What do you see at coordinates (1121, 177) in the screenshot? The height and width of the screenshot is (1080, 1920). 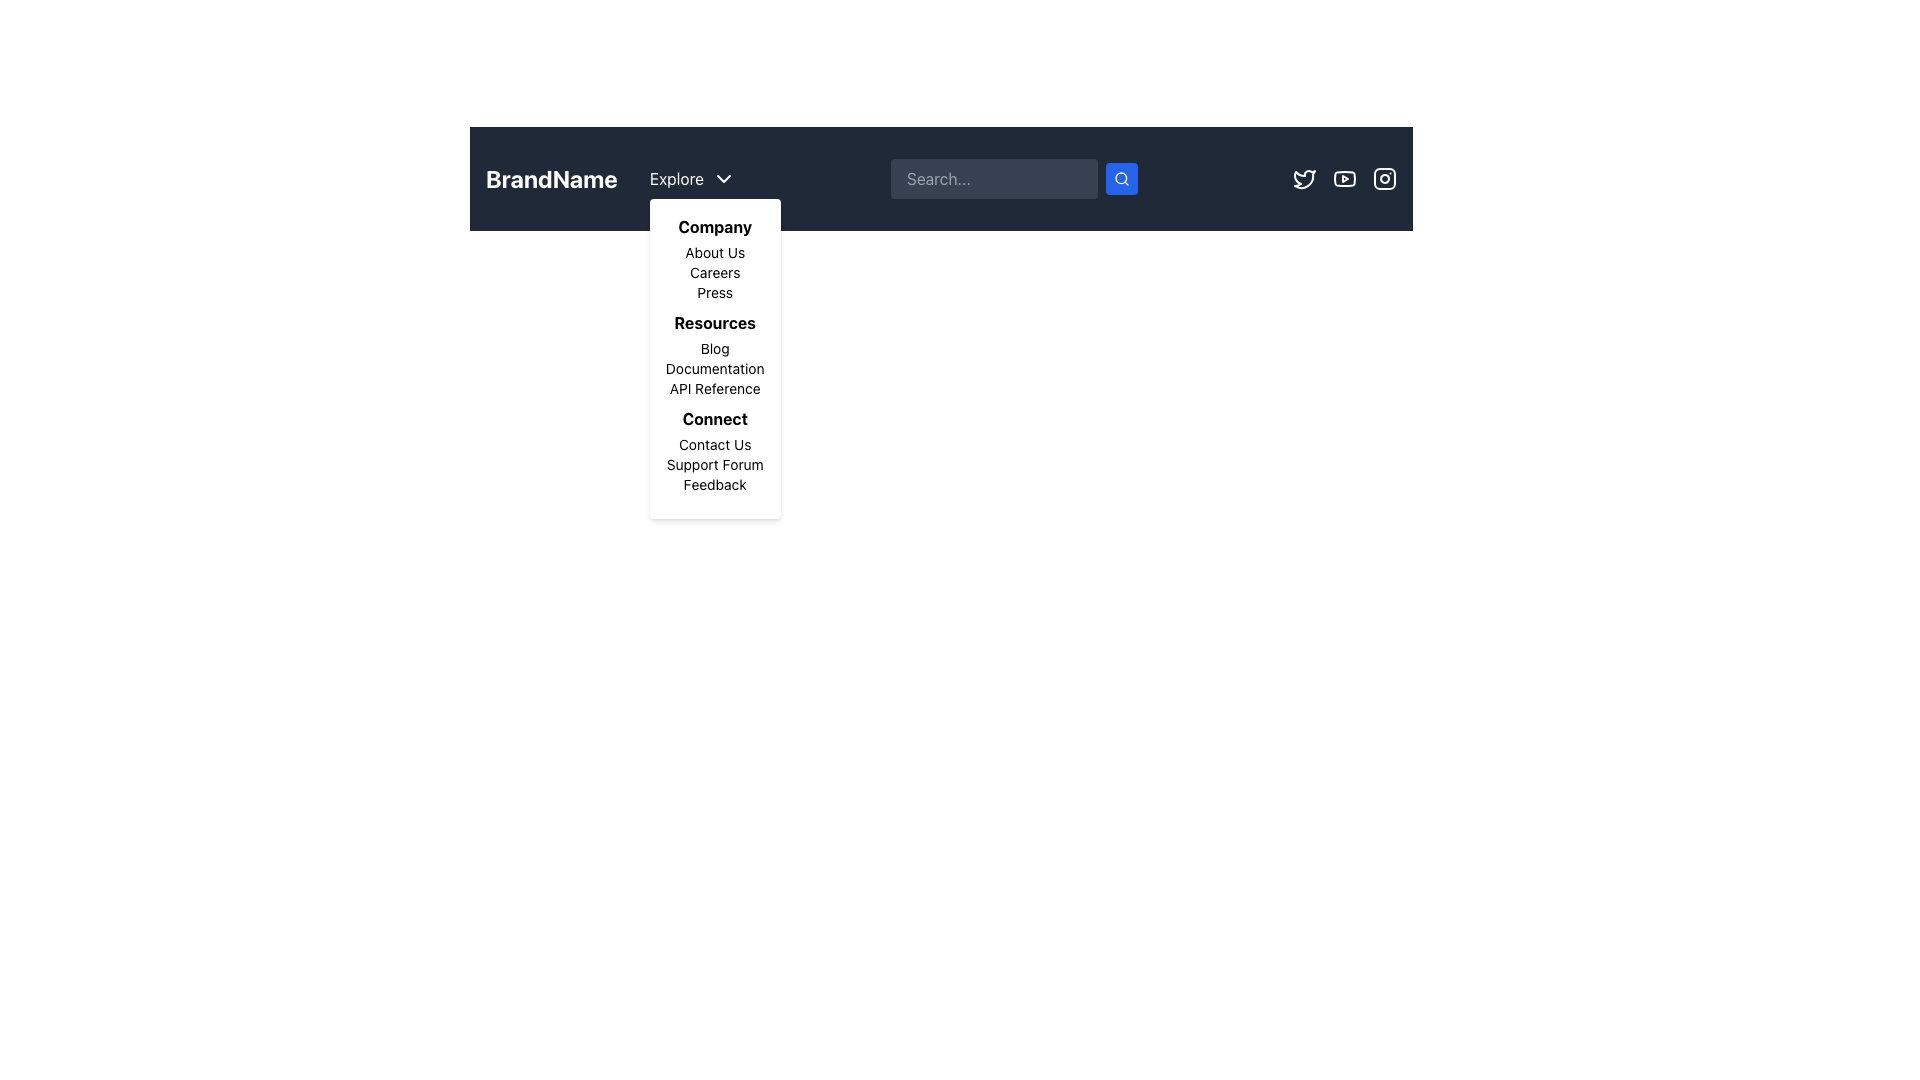 I see `the search icon located inside the button with a blue background and rounded corners, positioned to the right of the input search field in the navigation bar` at bounding box center [1121, 177].